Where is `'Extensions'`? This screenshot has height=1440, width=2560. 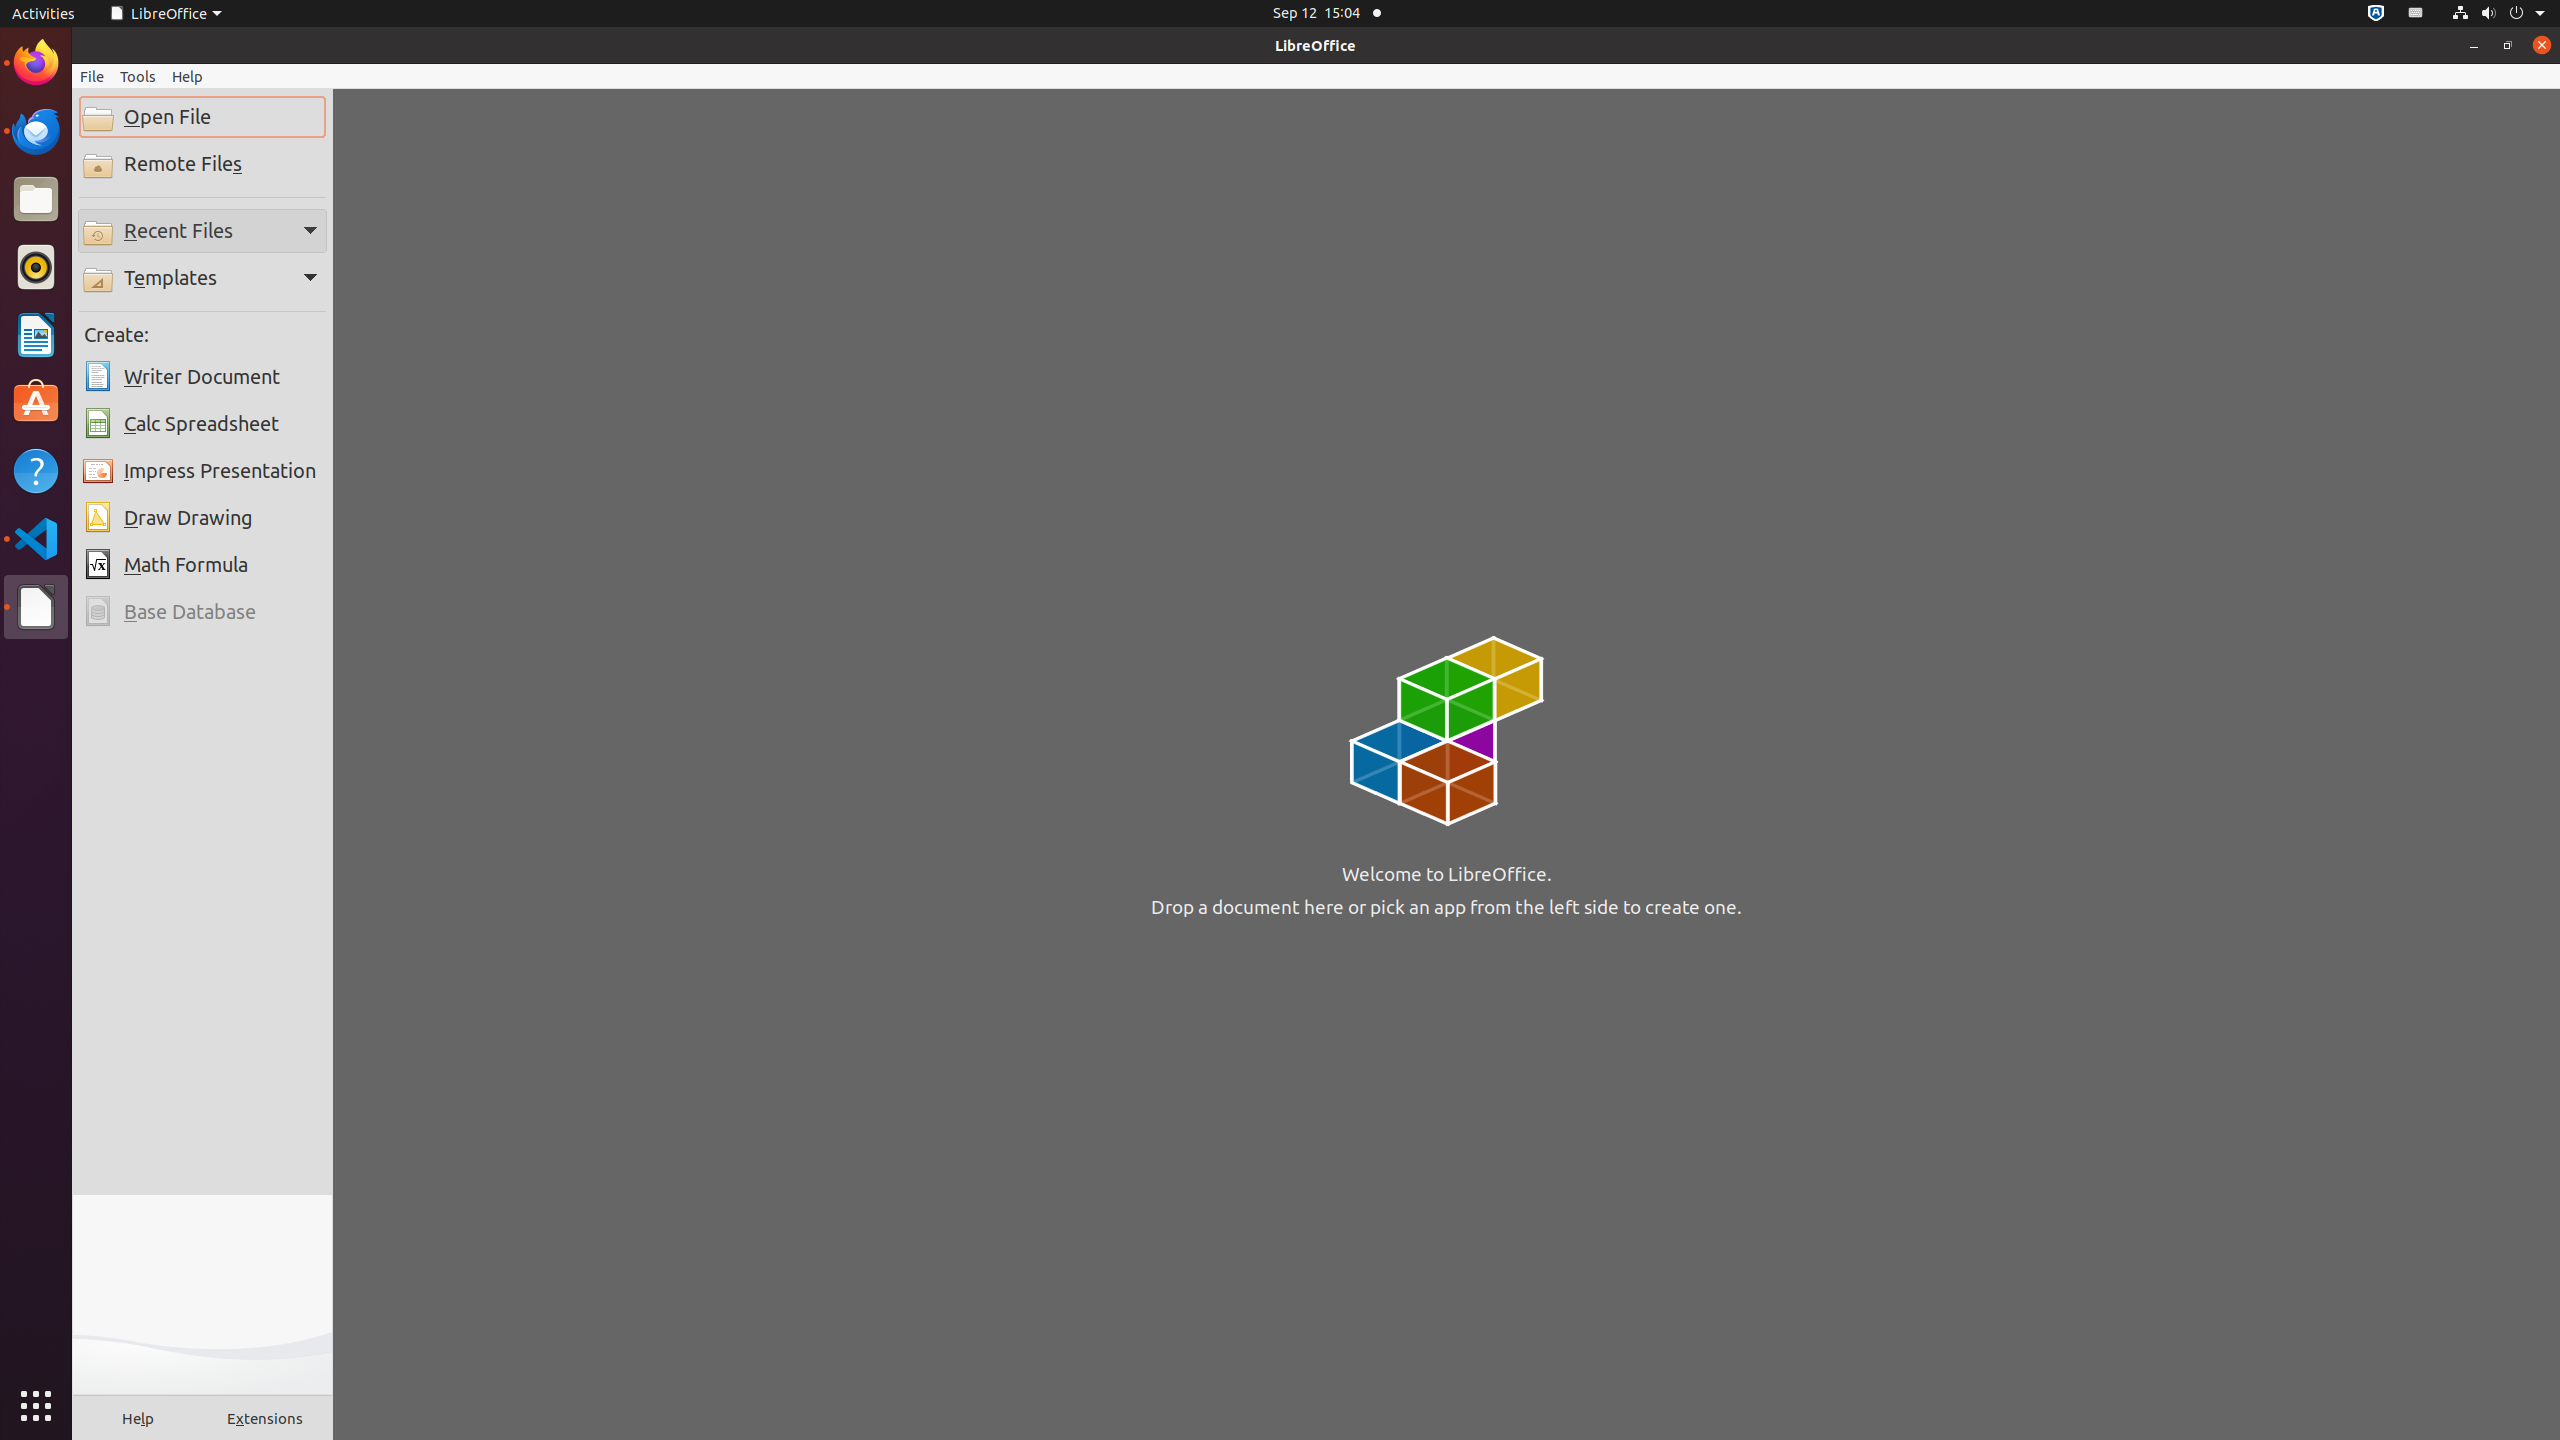 'Extensions' is located at coordinates (264, 1417).